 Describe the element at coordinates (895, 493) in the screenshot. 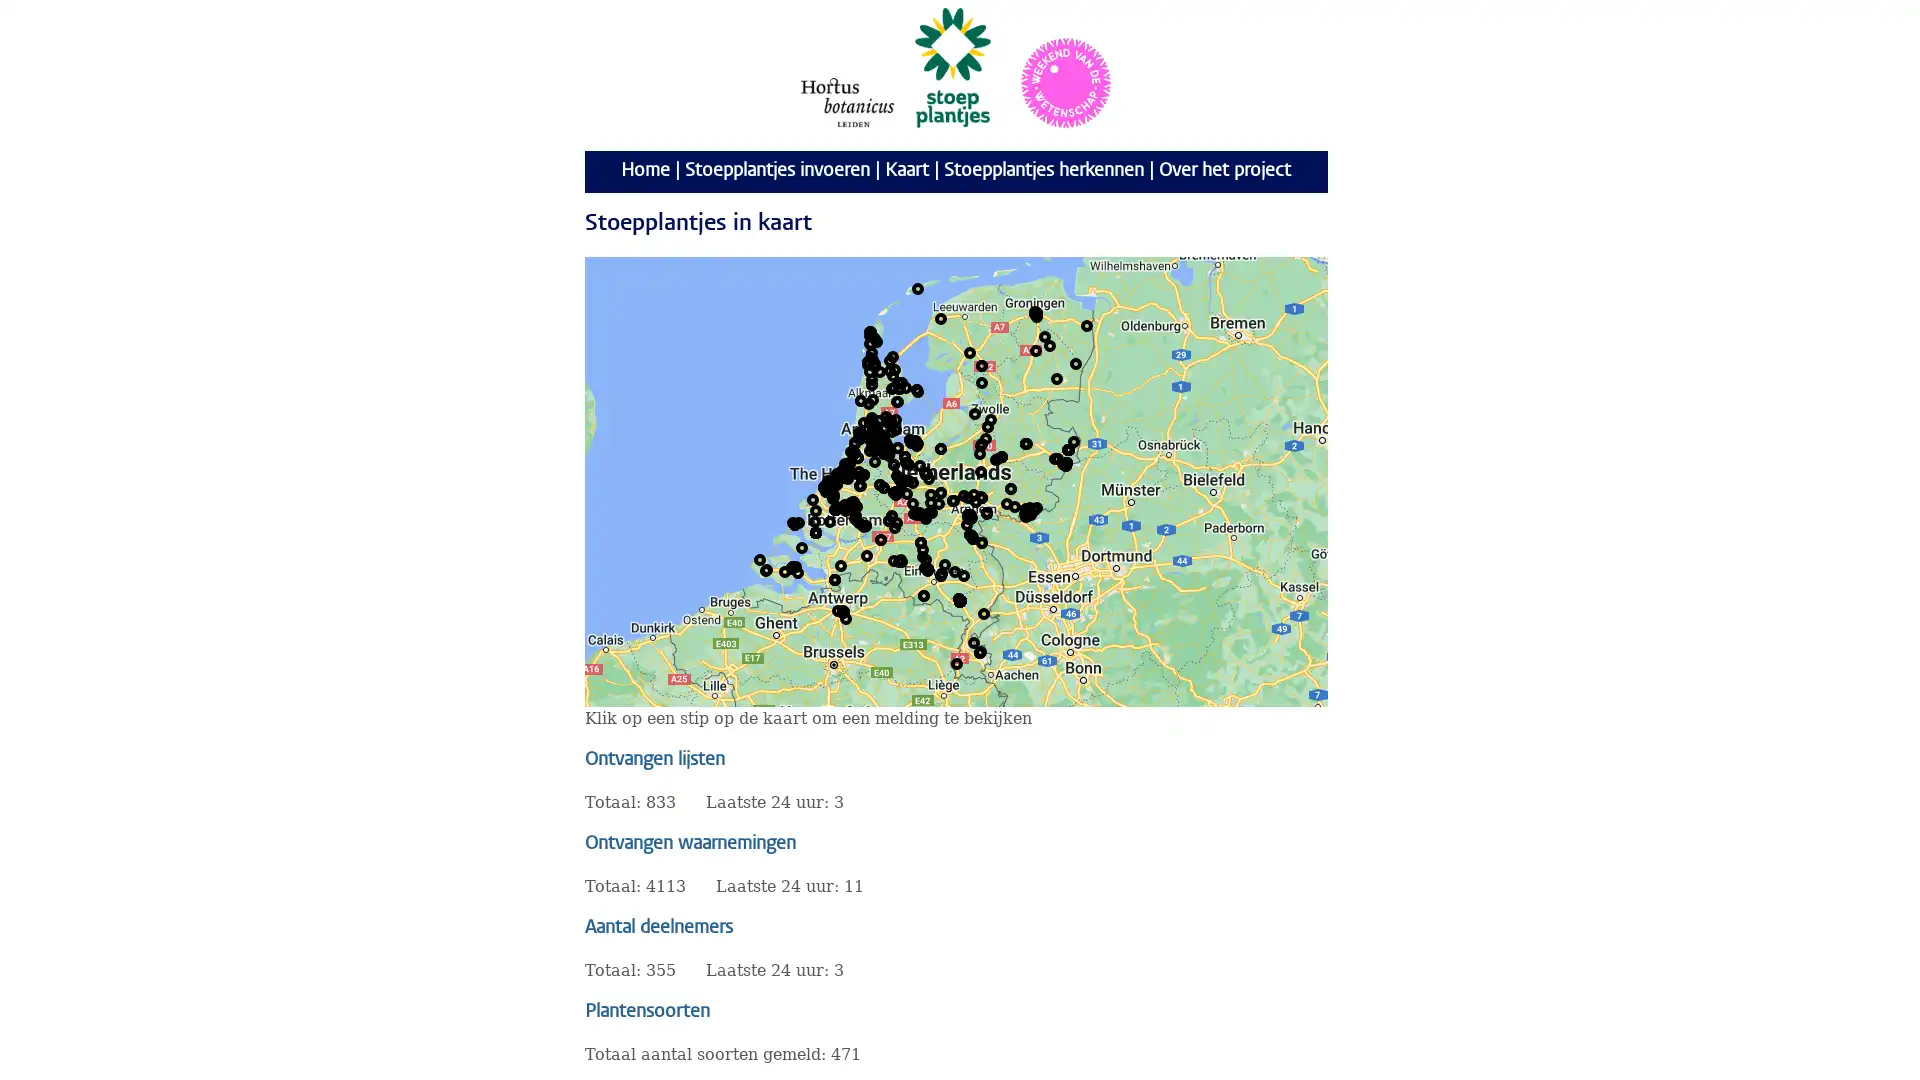

I see `Telling van Richard Janzen op 19 mei 2022` at that location.